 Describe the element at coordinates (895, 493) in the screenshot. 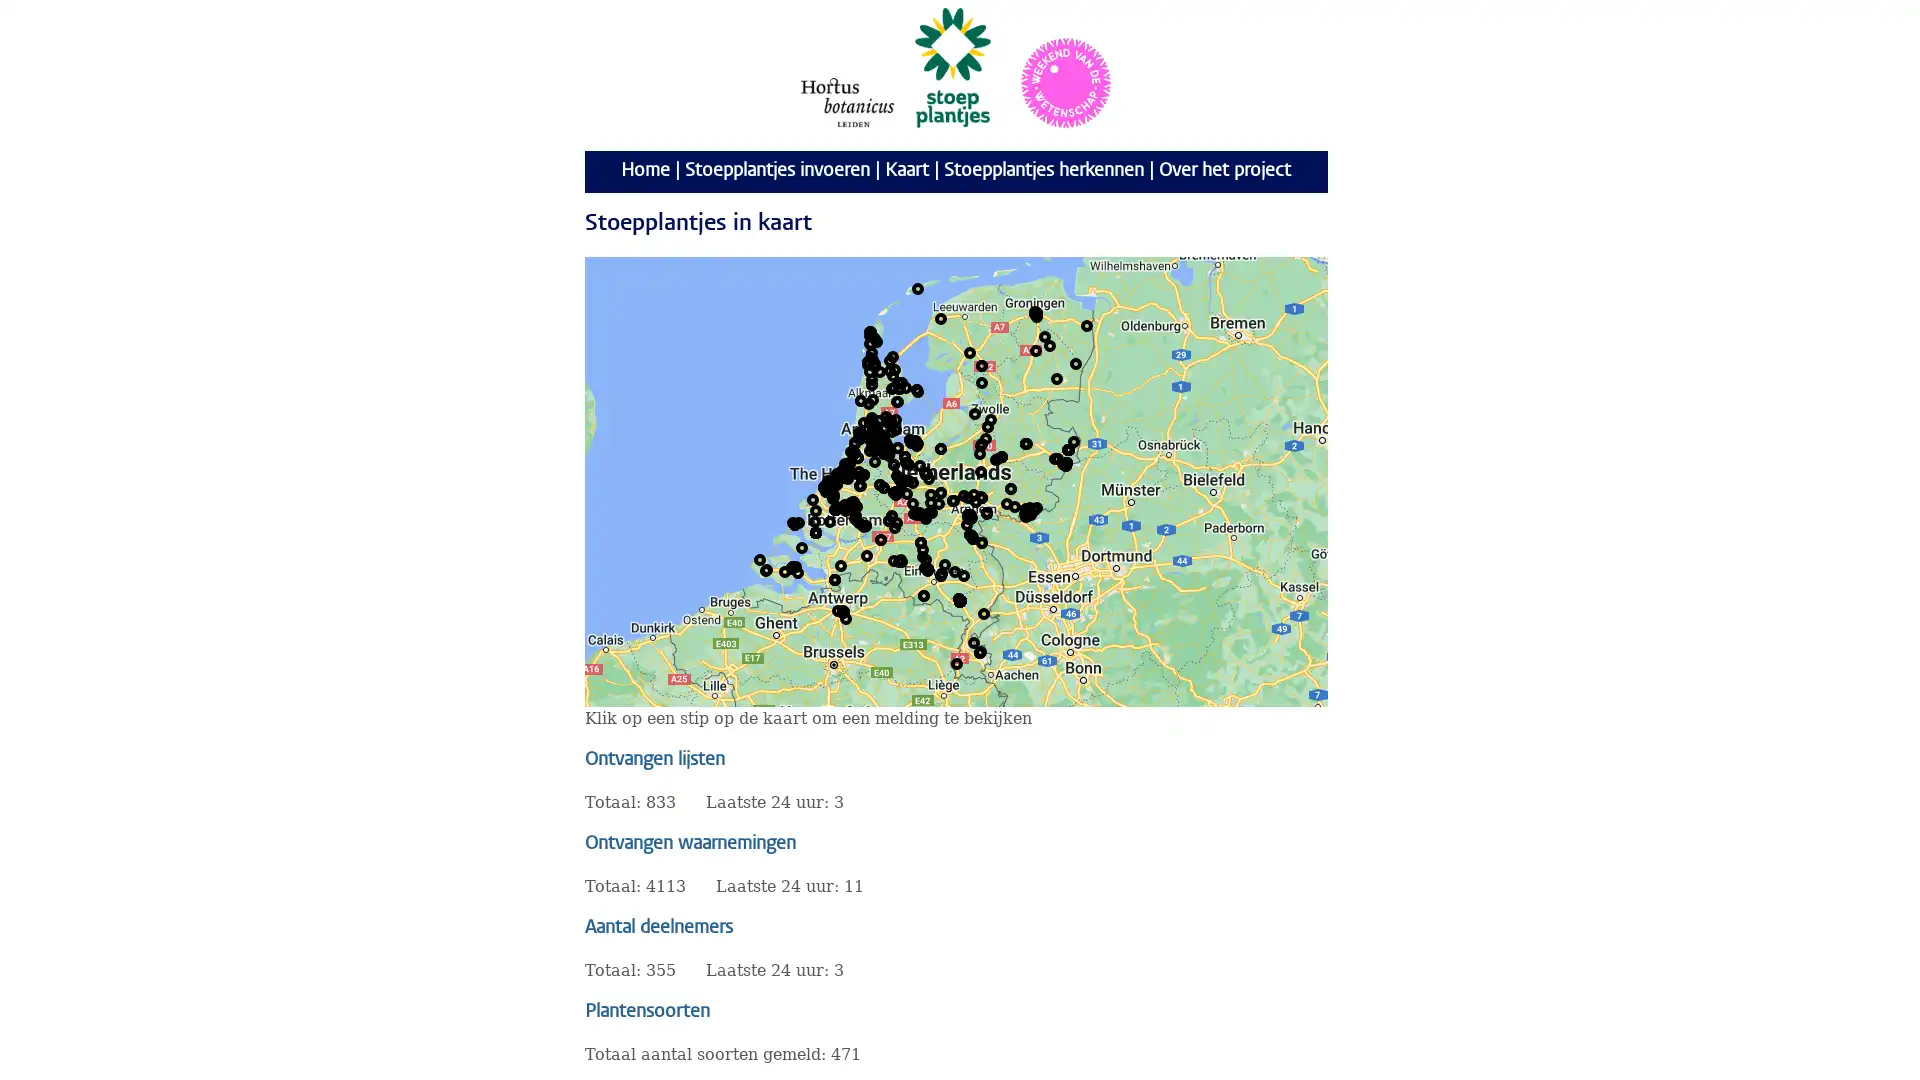

I see `Telling van Richard Janzen op 19 mei 2022` at that location.